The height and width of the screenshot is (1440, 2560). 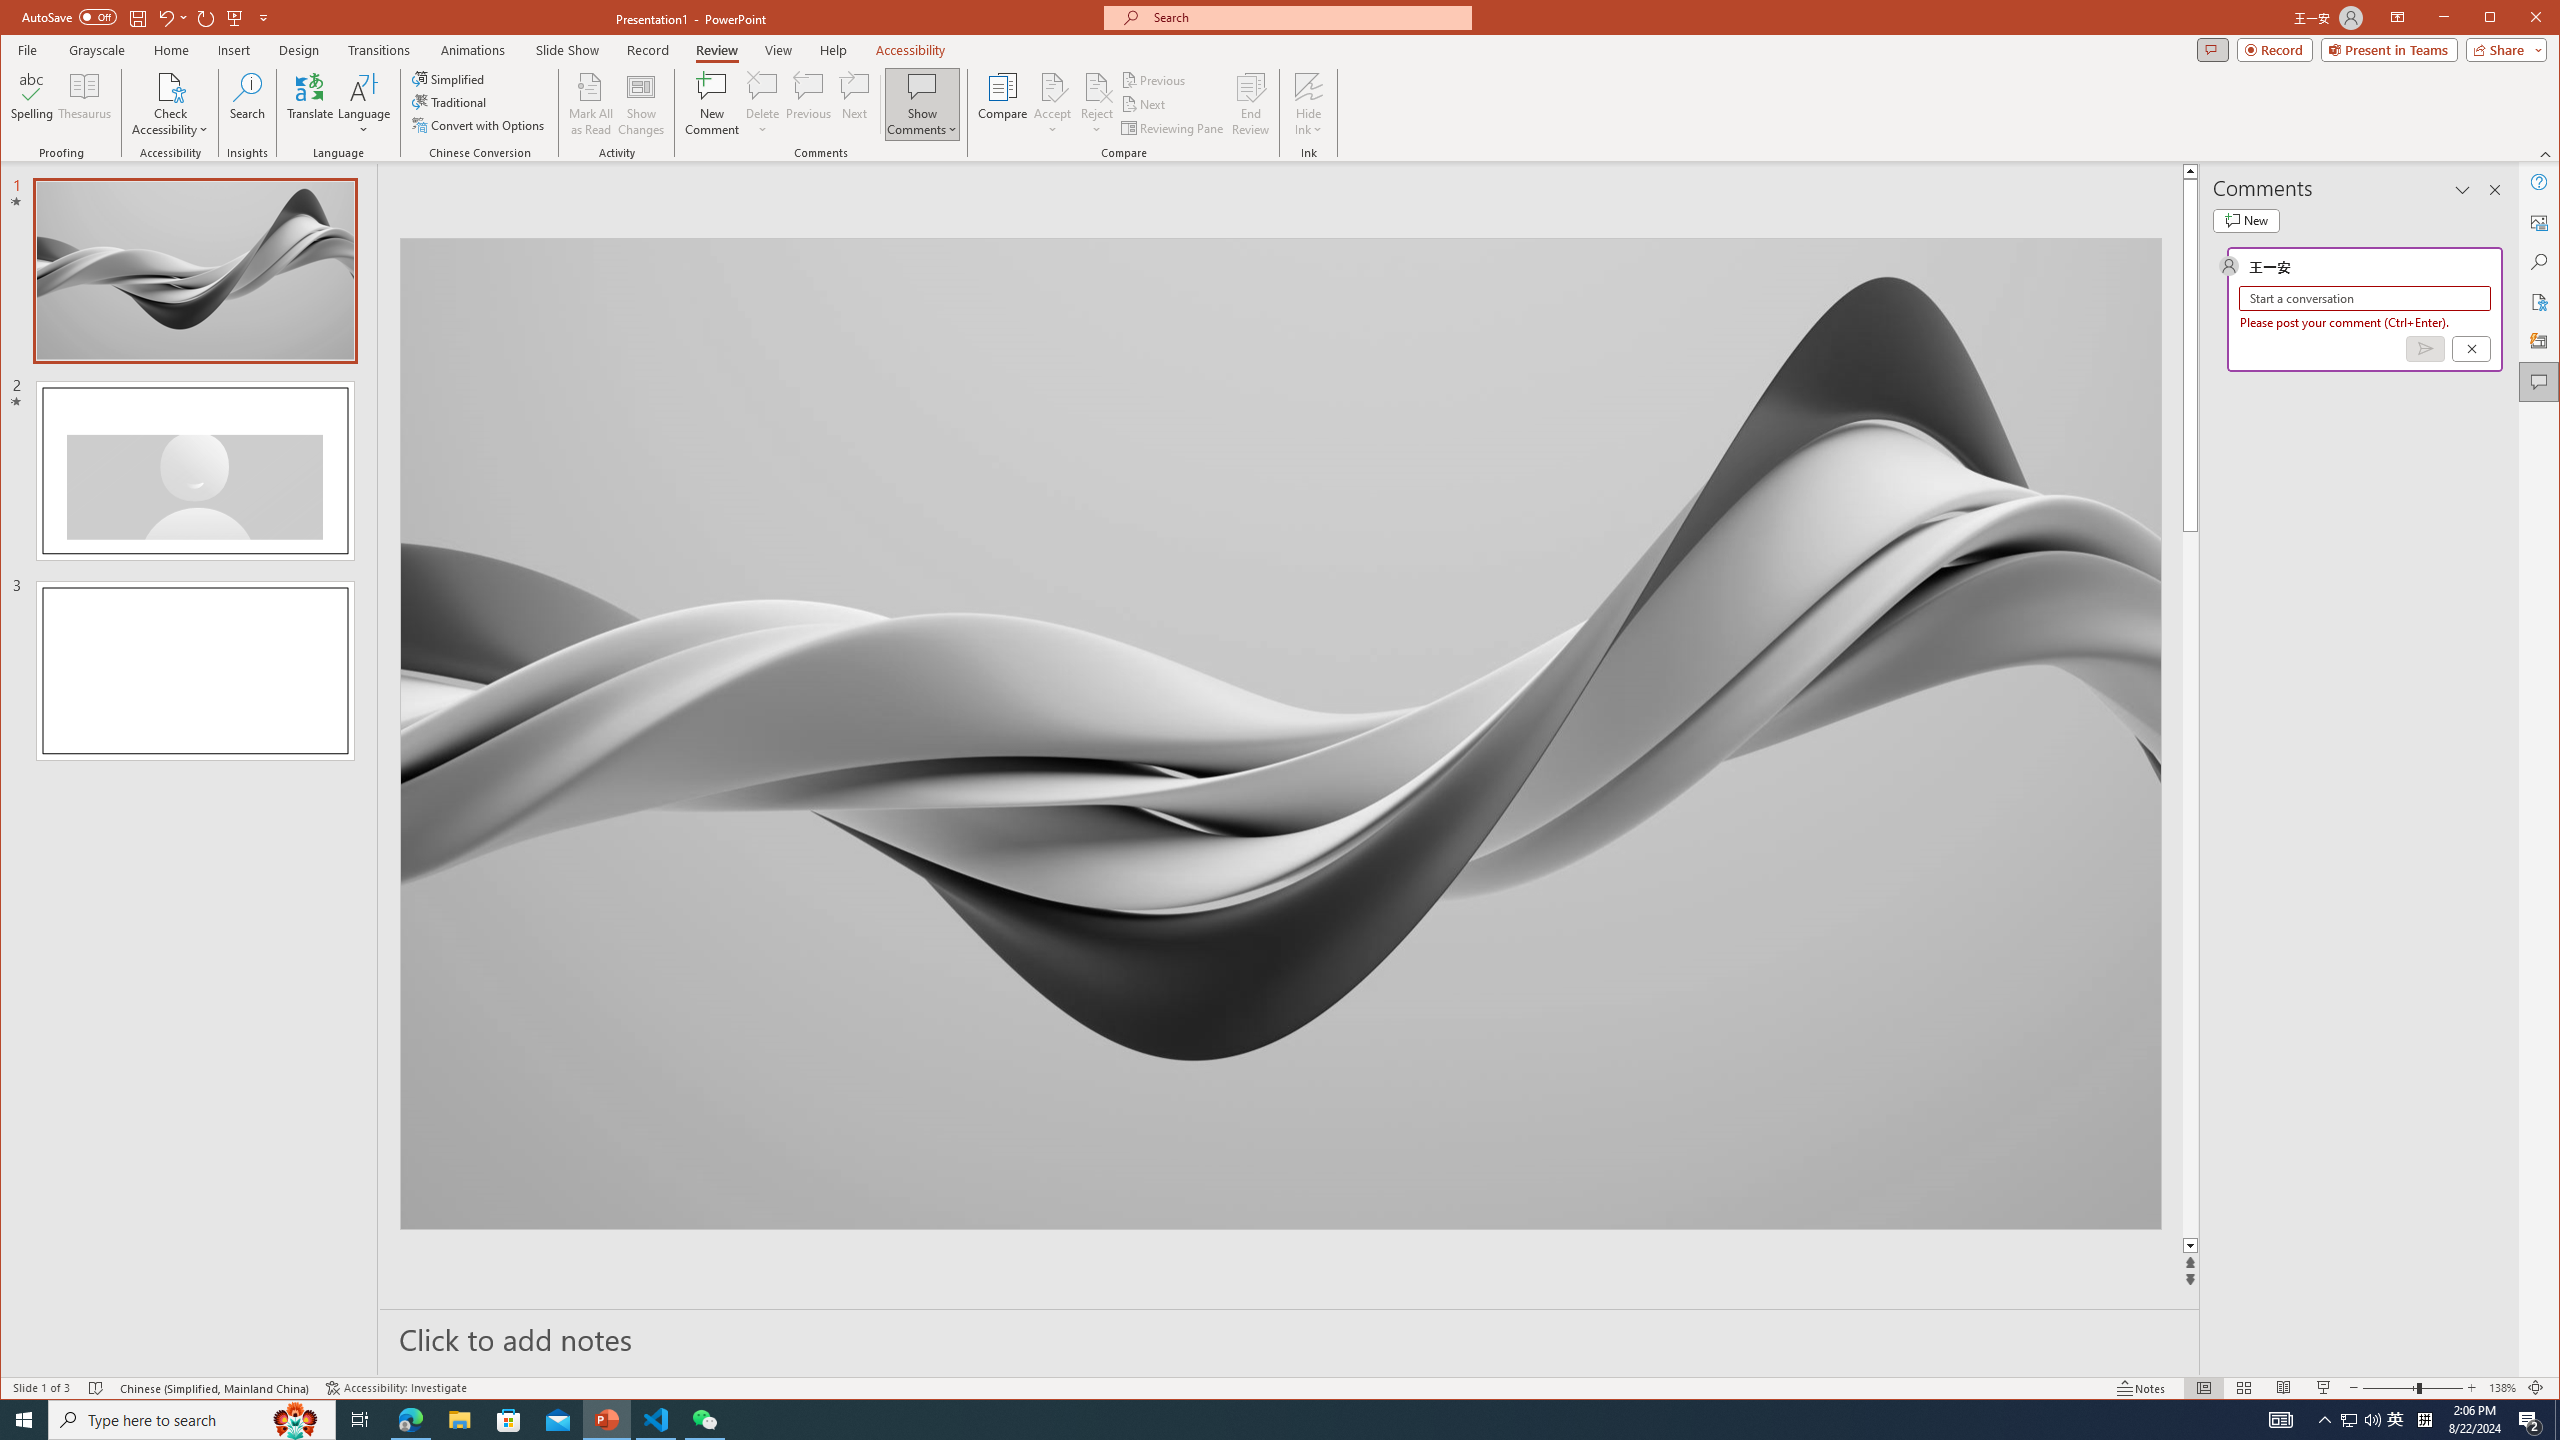 What do you see at coordinates (2364, 298) in the screenshot?
I see `'Start a conversation'` at bounding box center [2364, 298].